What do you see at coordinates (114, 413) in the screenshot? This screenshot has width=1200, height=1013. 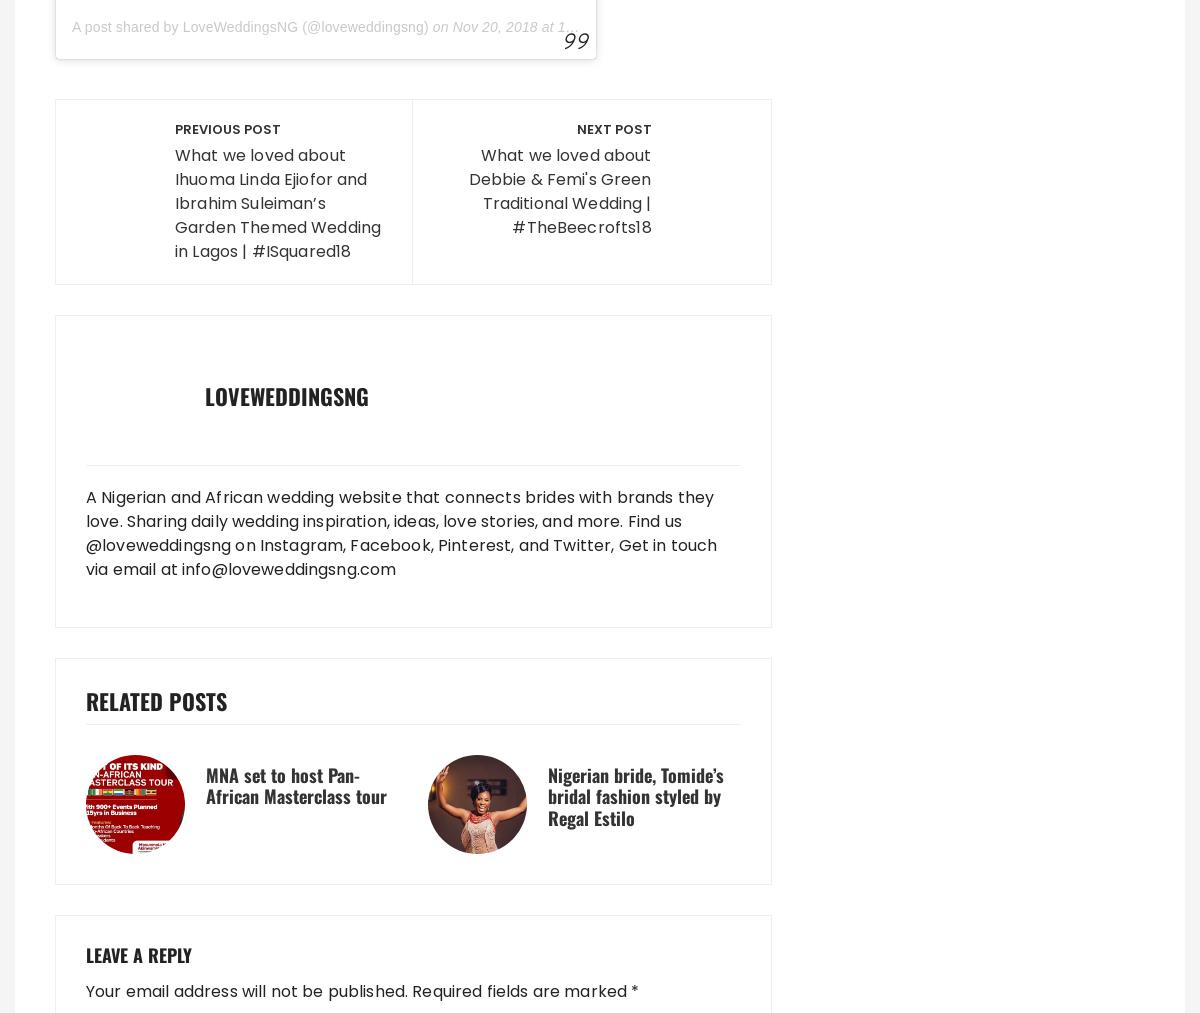 I see `'Name'` at bounding box center [114, 413].